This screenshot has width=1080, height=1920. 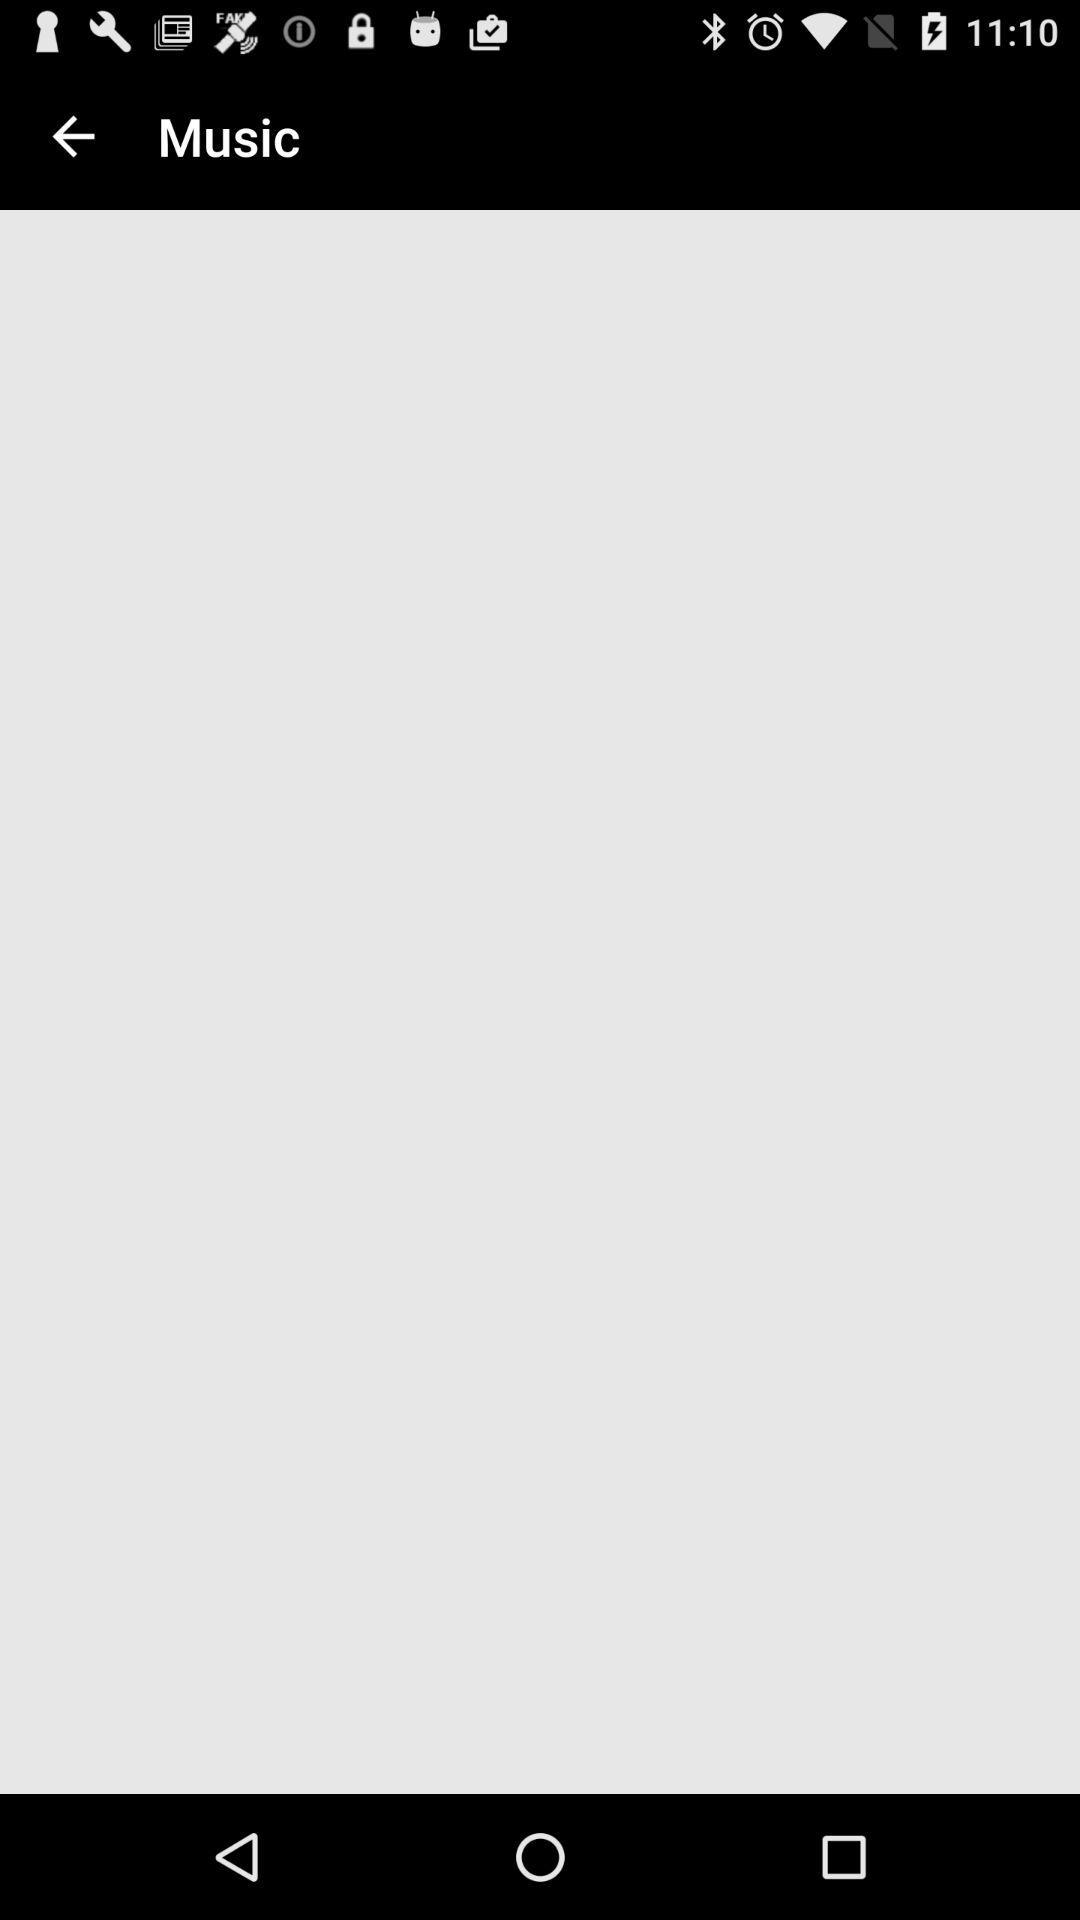 What do you see at coordinates (540, 1008) in the screenshot?
I see `item at the center` at bounding box center [540, 1008].